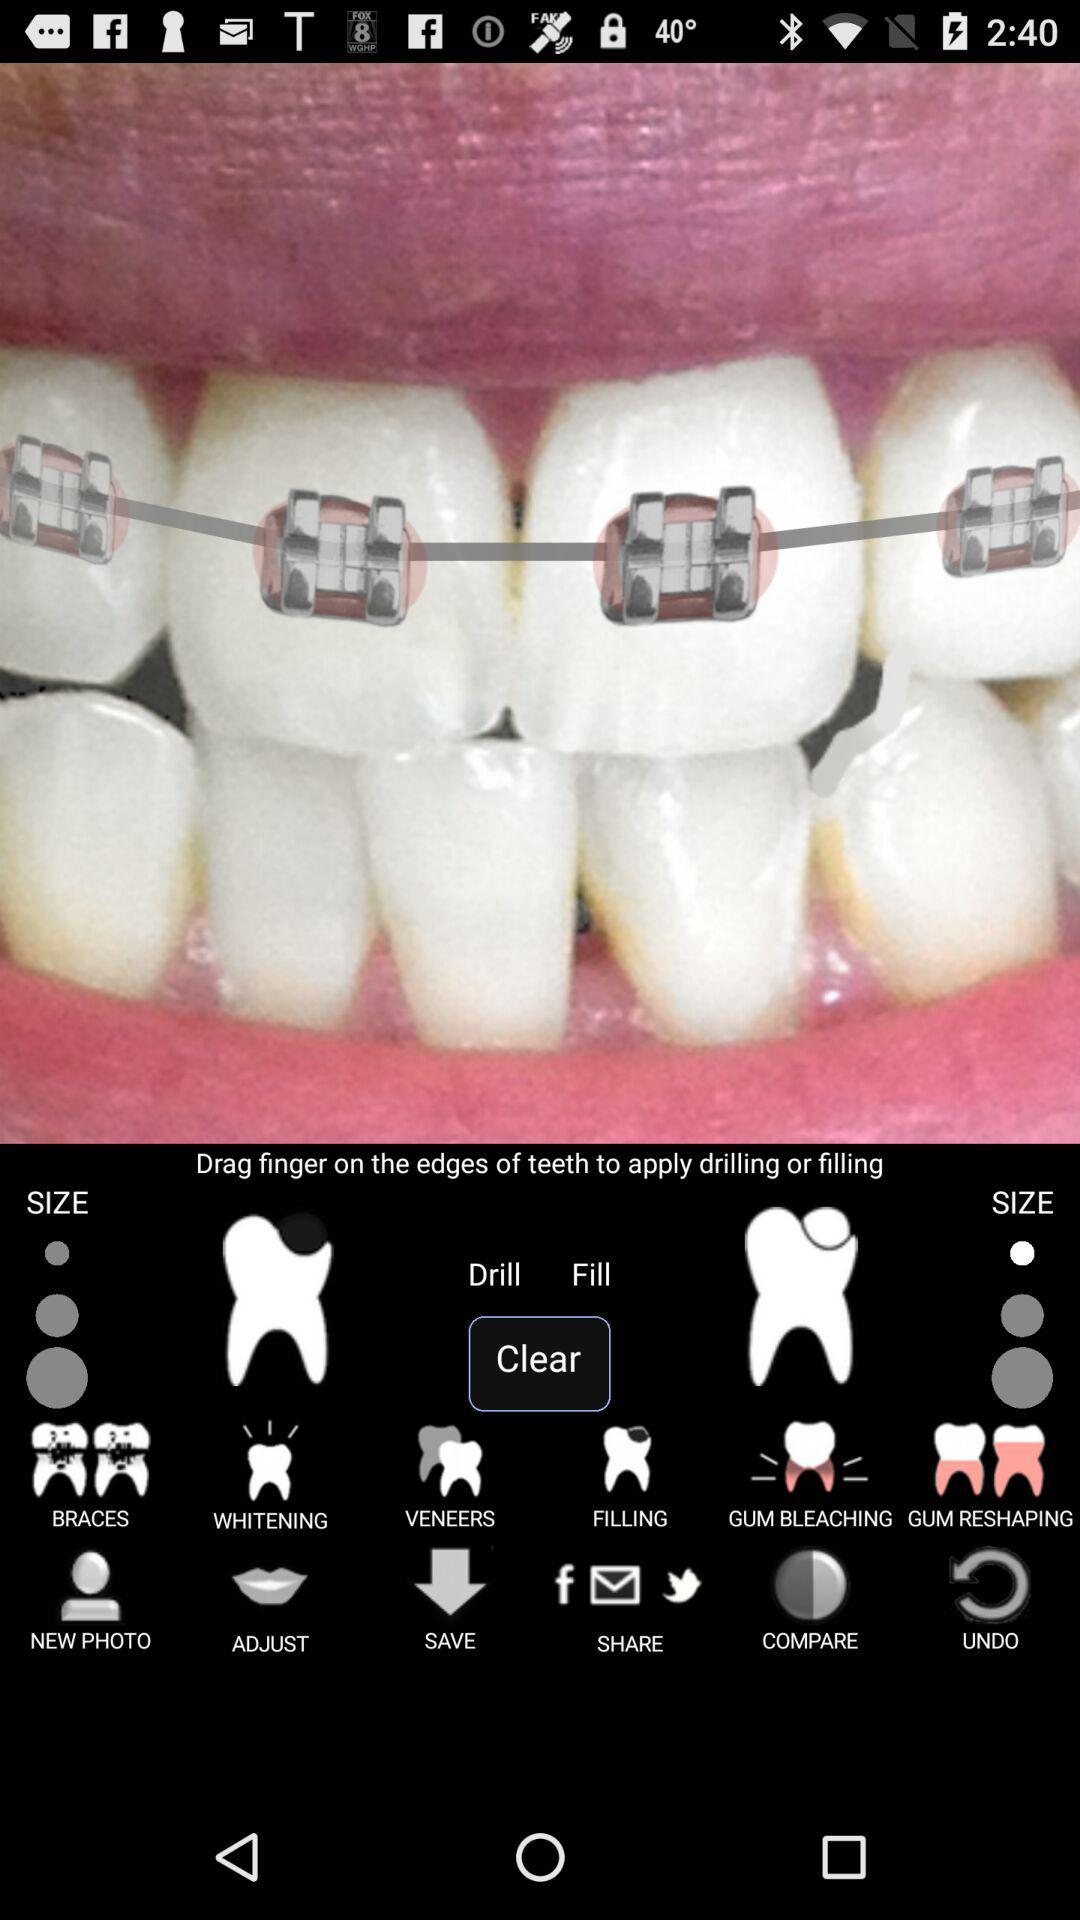  I want to click on size toggle option, so click(1022, 1316).